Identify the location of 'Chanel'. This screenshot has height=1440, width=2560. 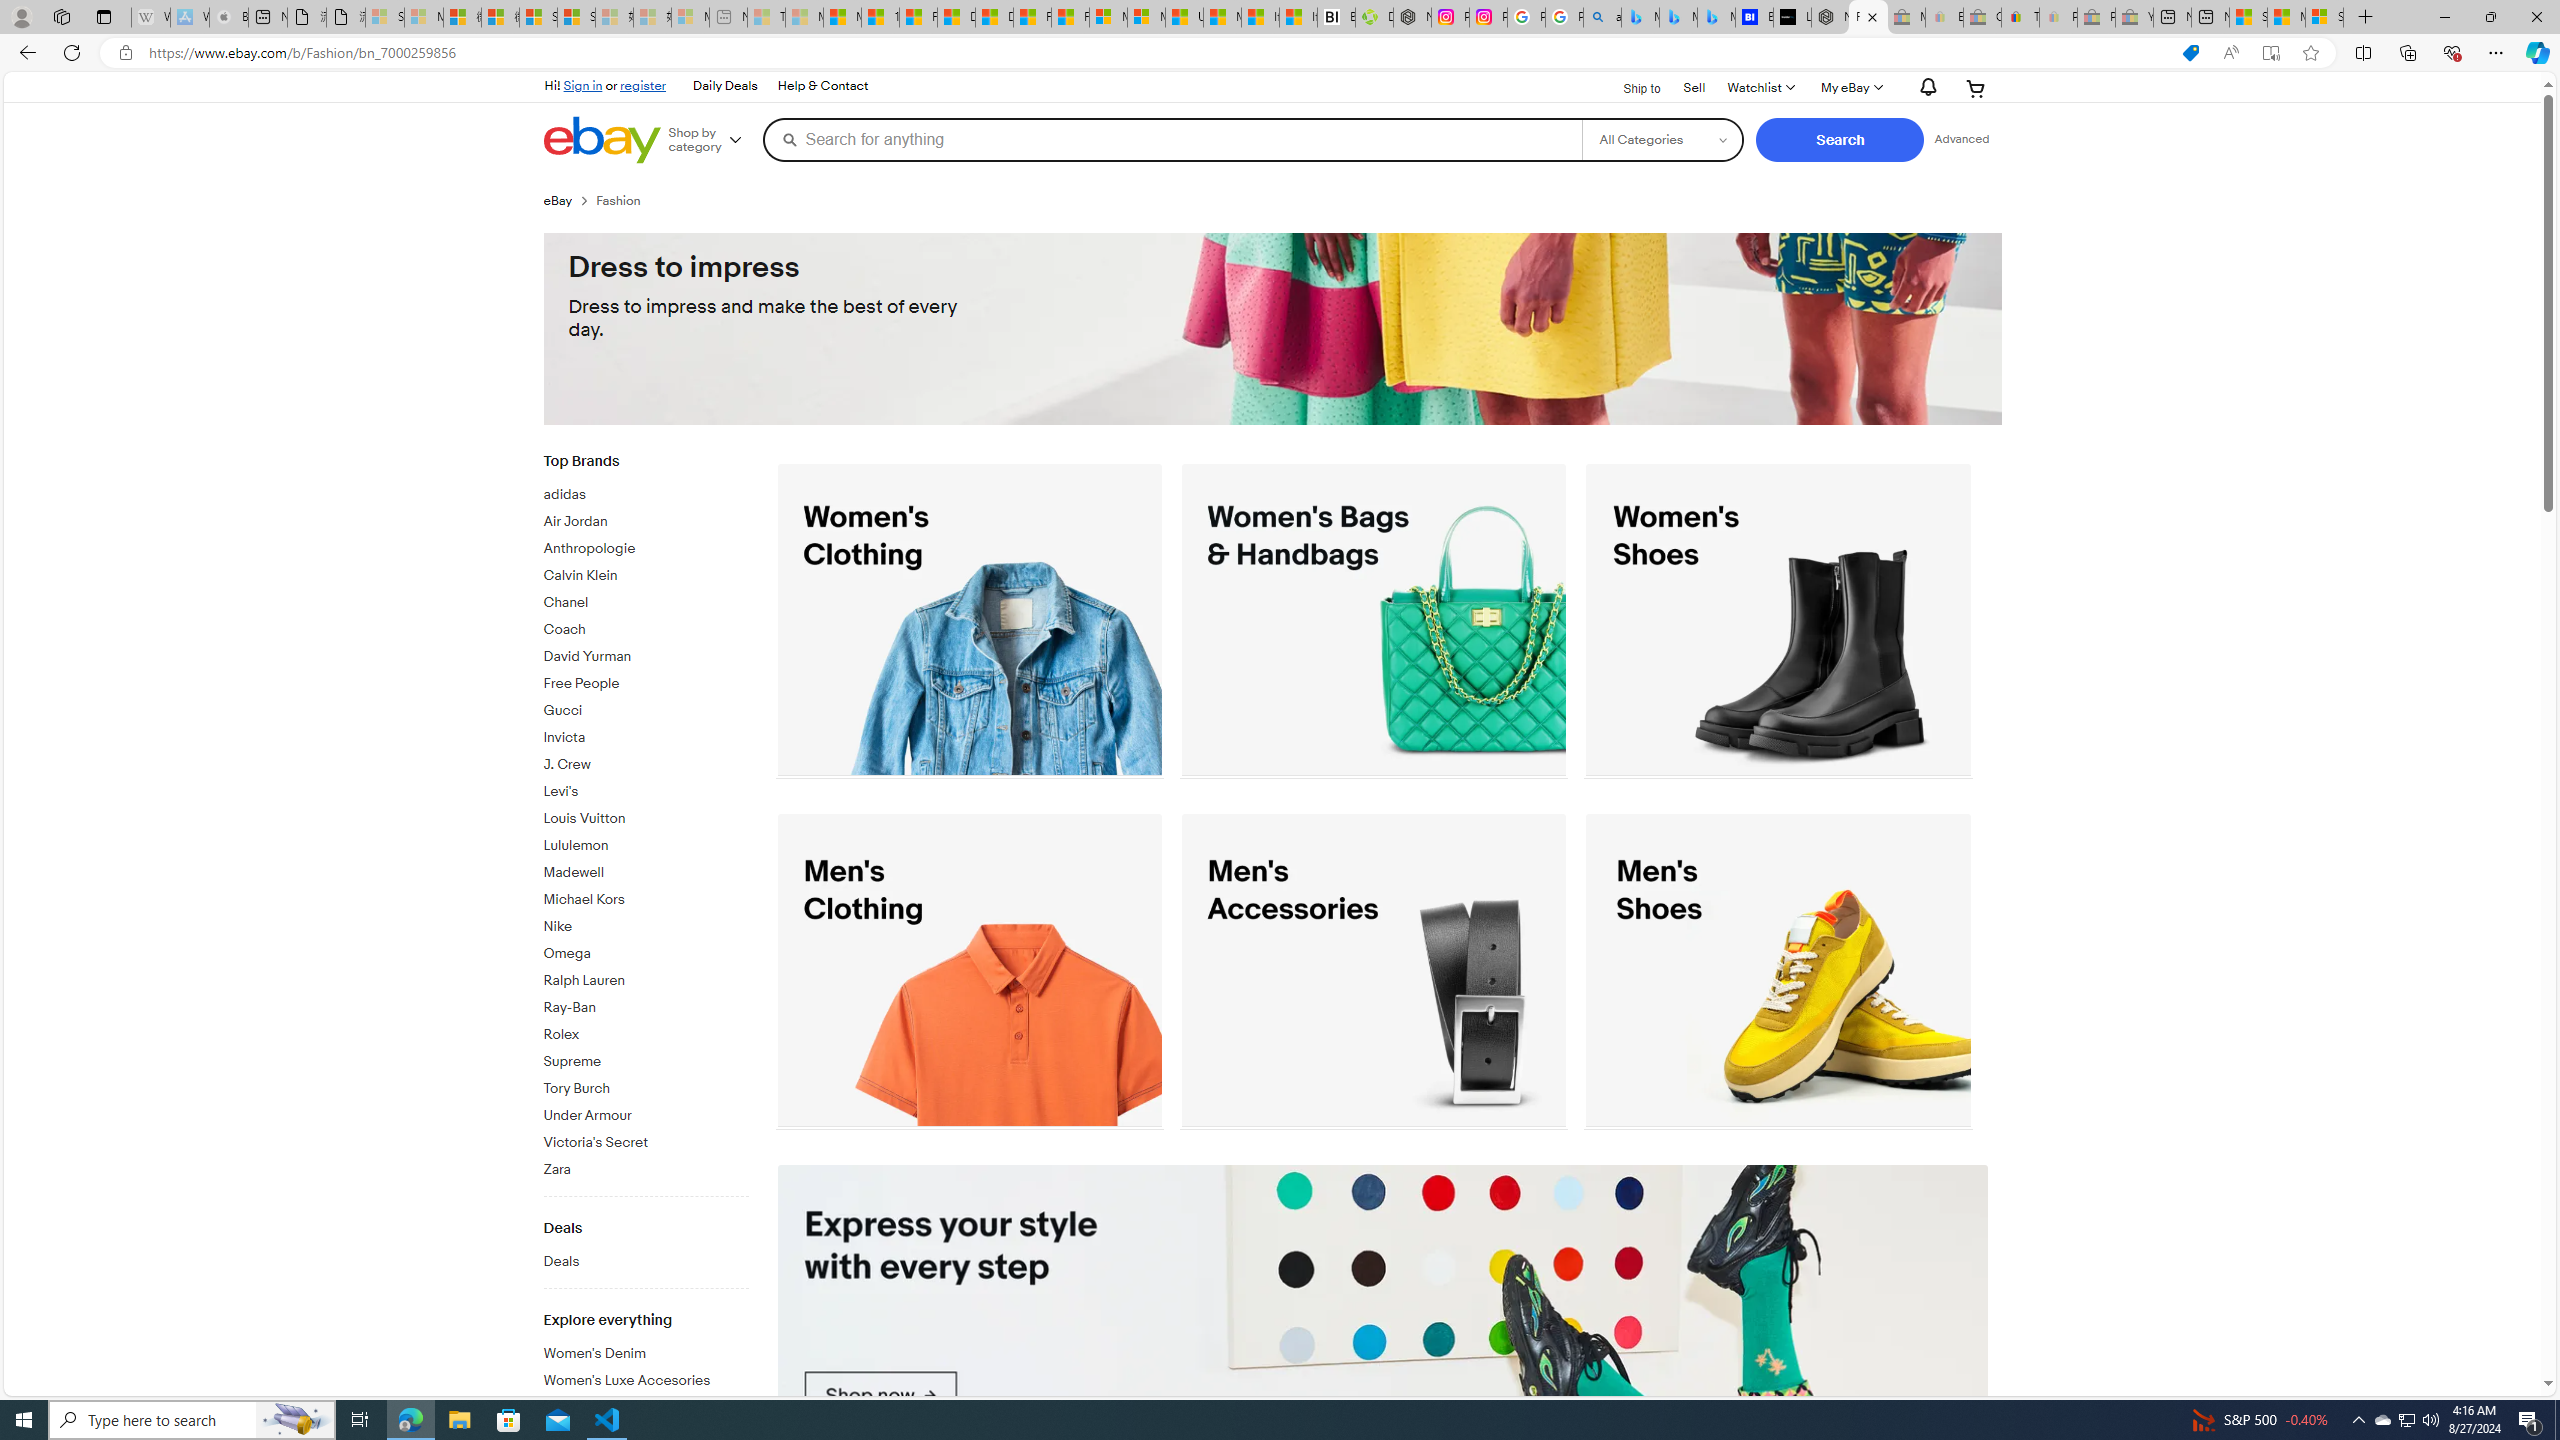
(645, 602).